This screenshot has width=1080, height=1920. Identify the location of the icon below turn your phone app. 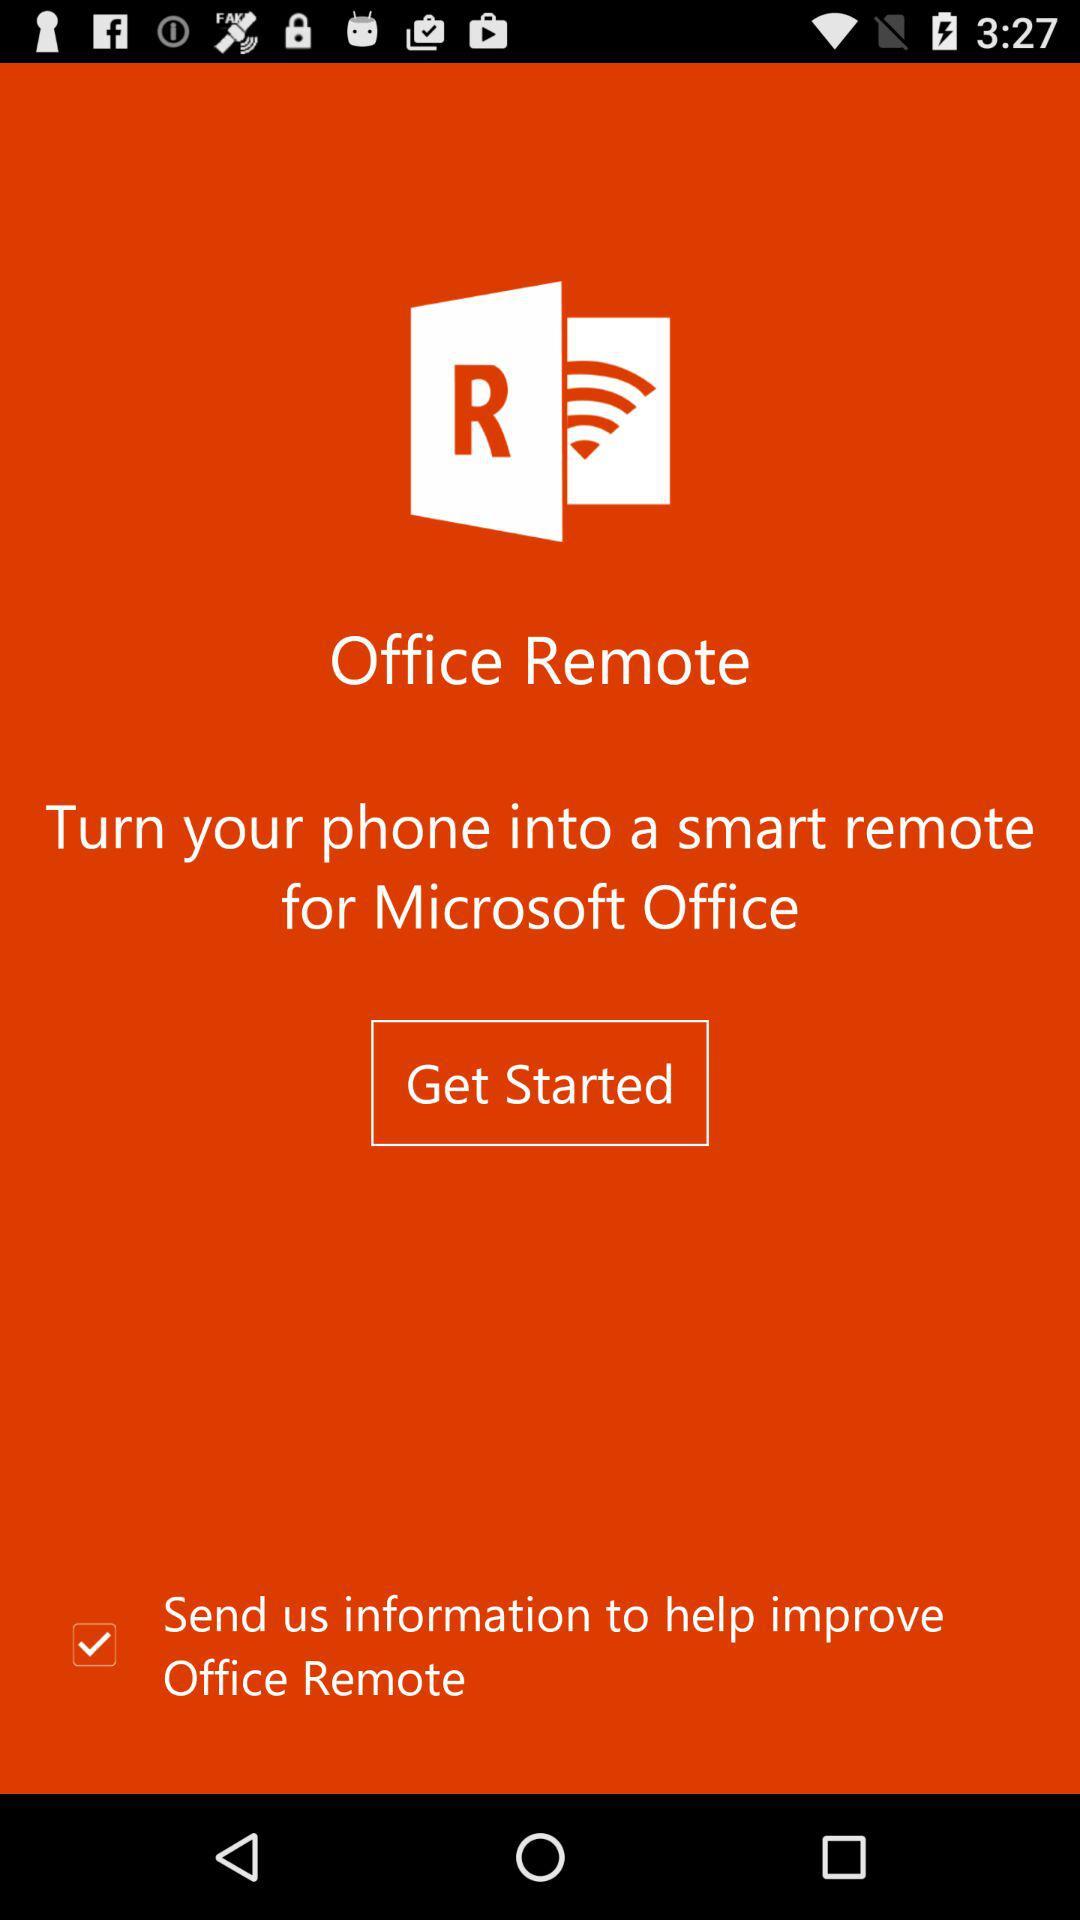
(540, 1082).